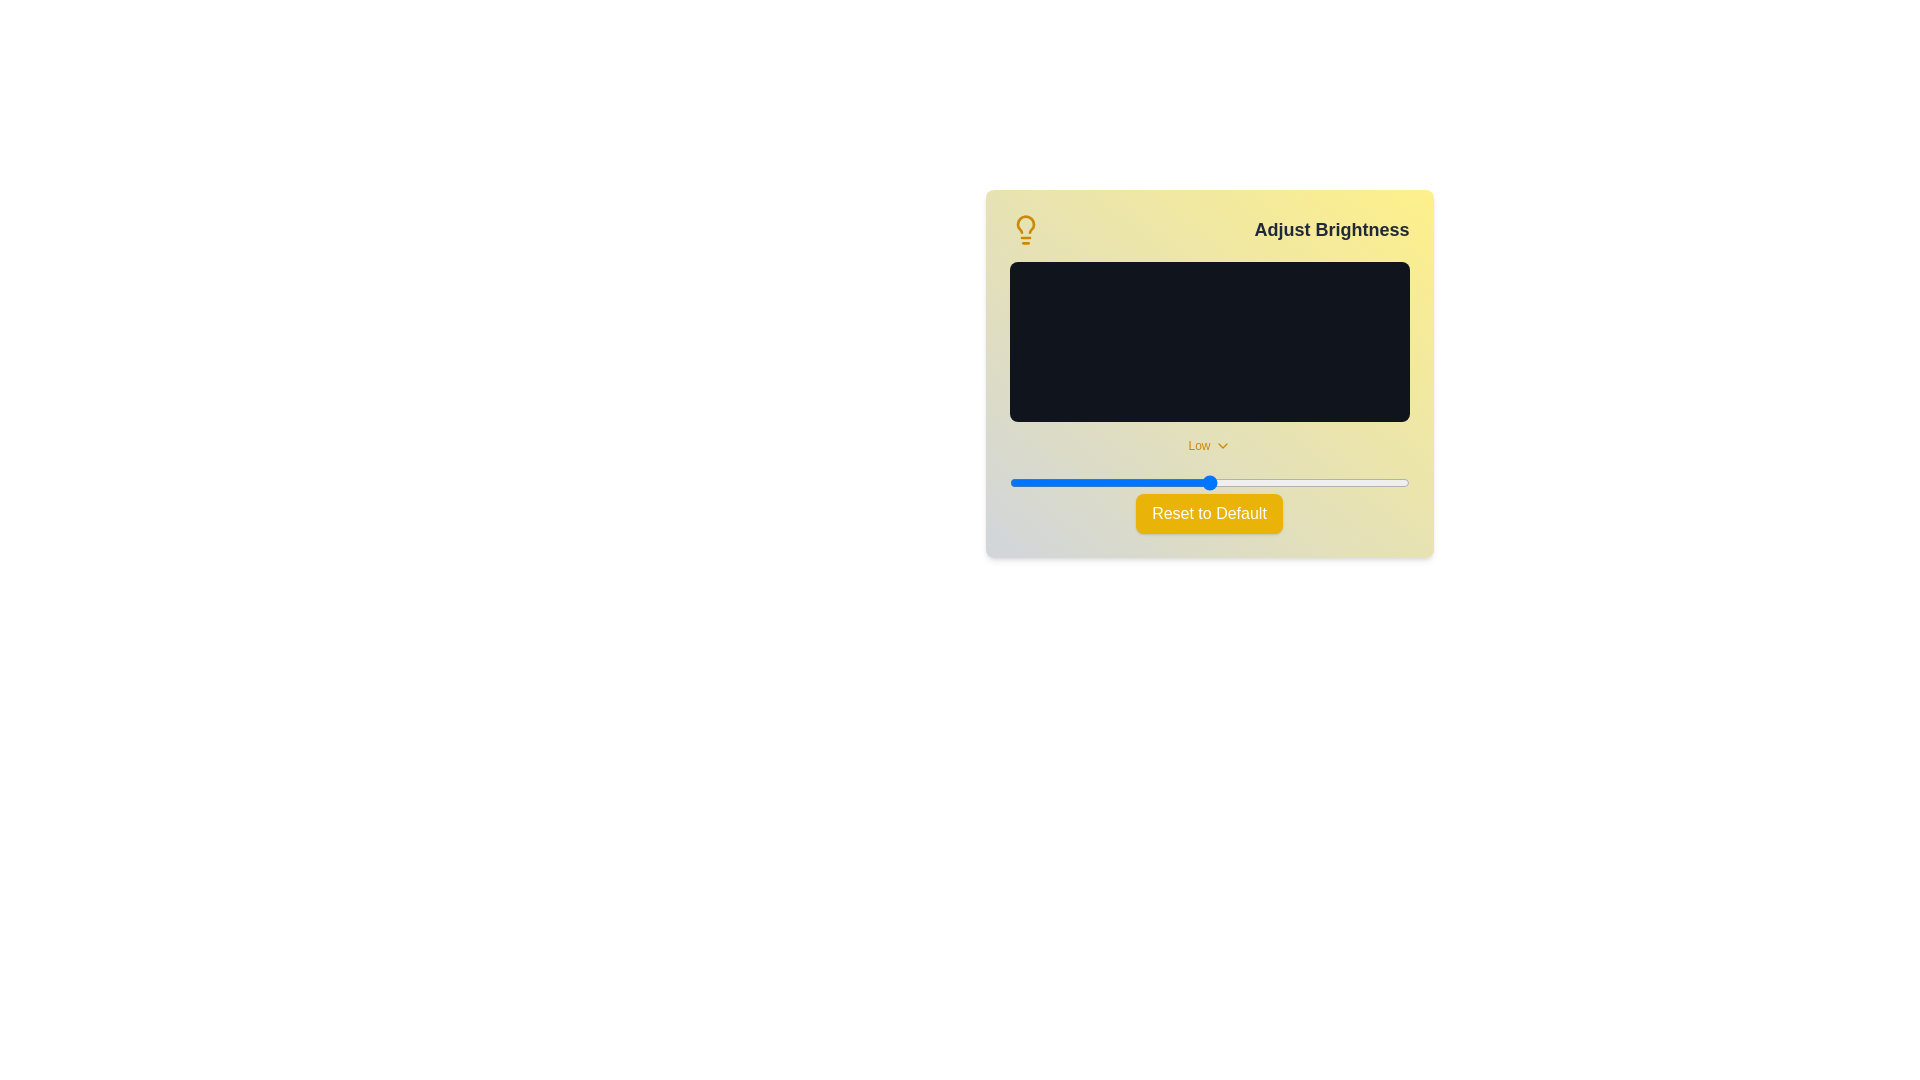 This screenshot has height=1080, width=1920. What do you see at coordinates (1244, 482) in the screenshot?
I see `the brightness slider to 59 percent` at bounding box center [1244, 482].